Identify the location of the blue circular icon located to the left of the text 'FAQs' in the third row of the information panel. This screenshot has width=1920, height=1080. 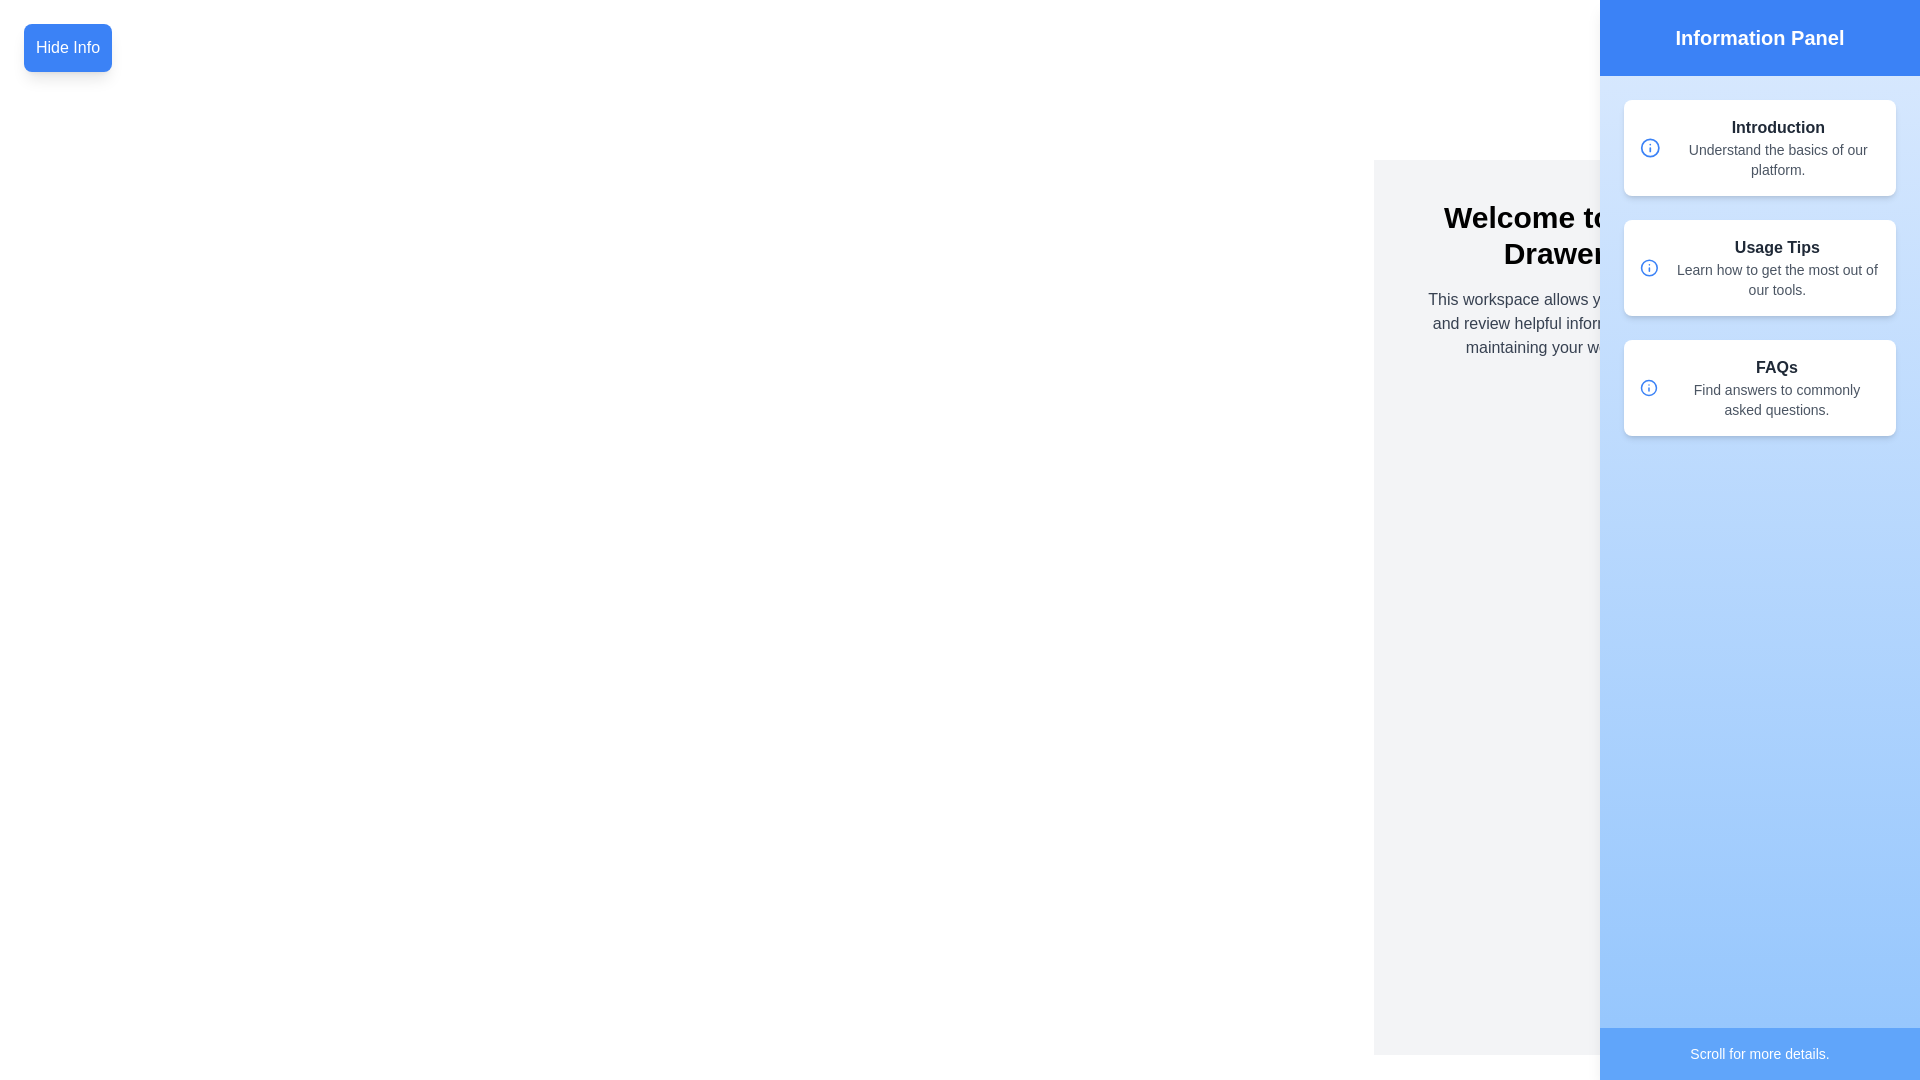
(1648, 388).